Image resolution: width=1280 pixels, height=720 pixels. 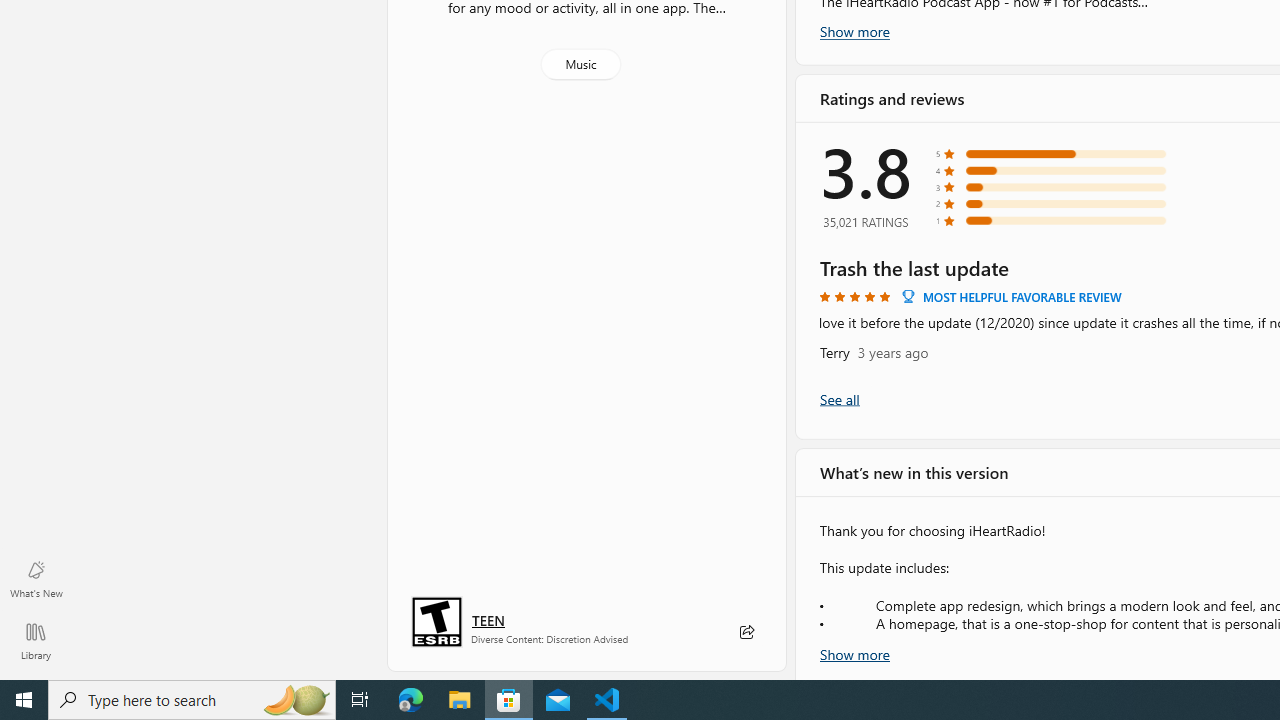 I want to click on 'Music', so click(x=579, y=63).